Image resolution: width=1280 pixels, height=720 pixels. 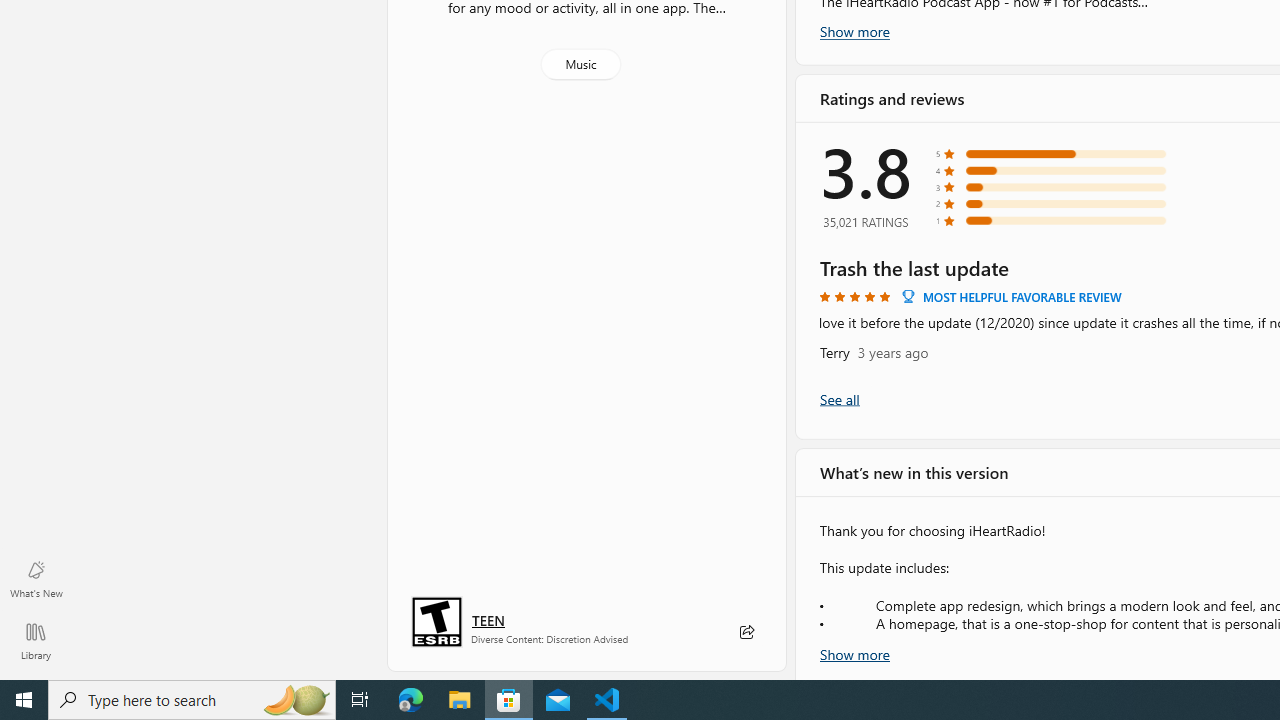 I want to click on 'Music', so click(x=579, y=63).